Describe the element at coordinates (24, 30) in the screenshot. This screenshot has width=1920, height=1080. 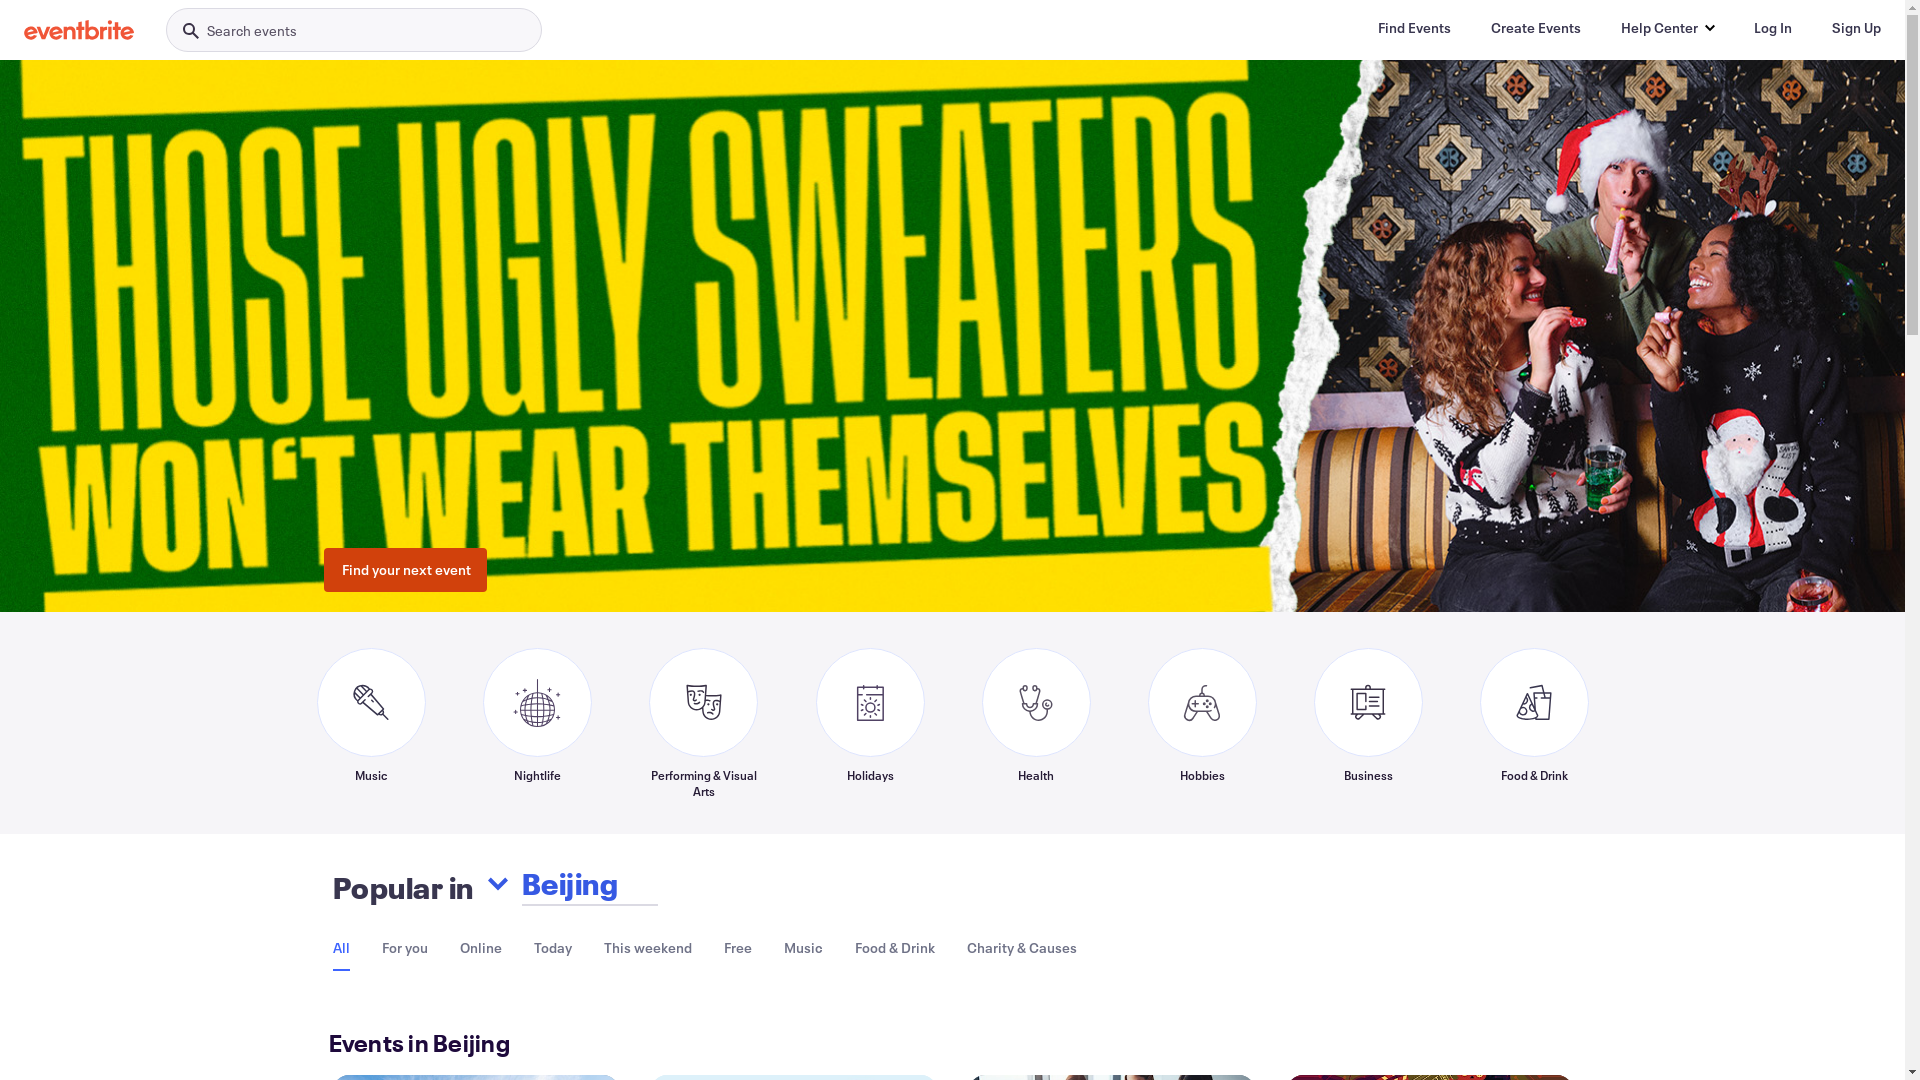
I see `'Eventbrite'` at that location.